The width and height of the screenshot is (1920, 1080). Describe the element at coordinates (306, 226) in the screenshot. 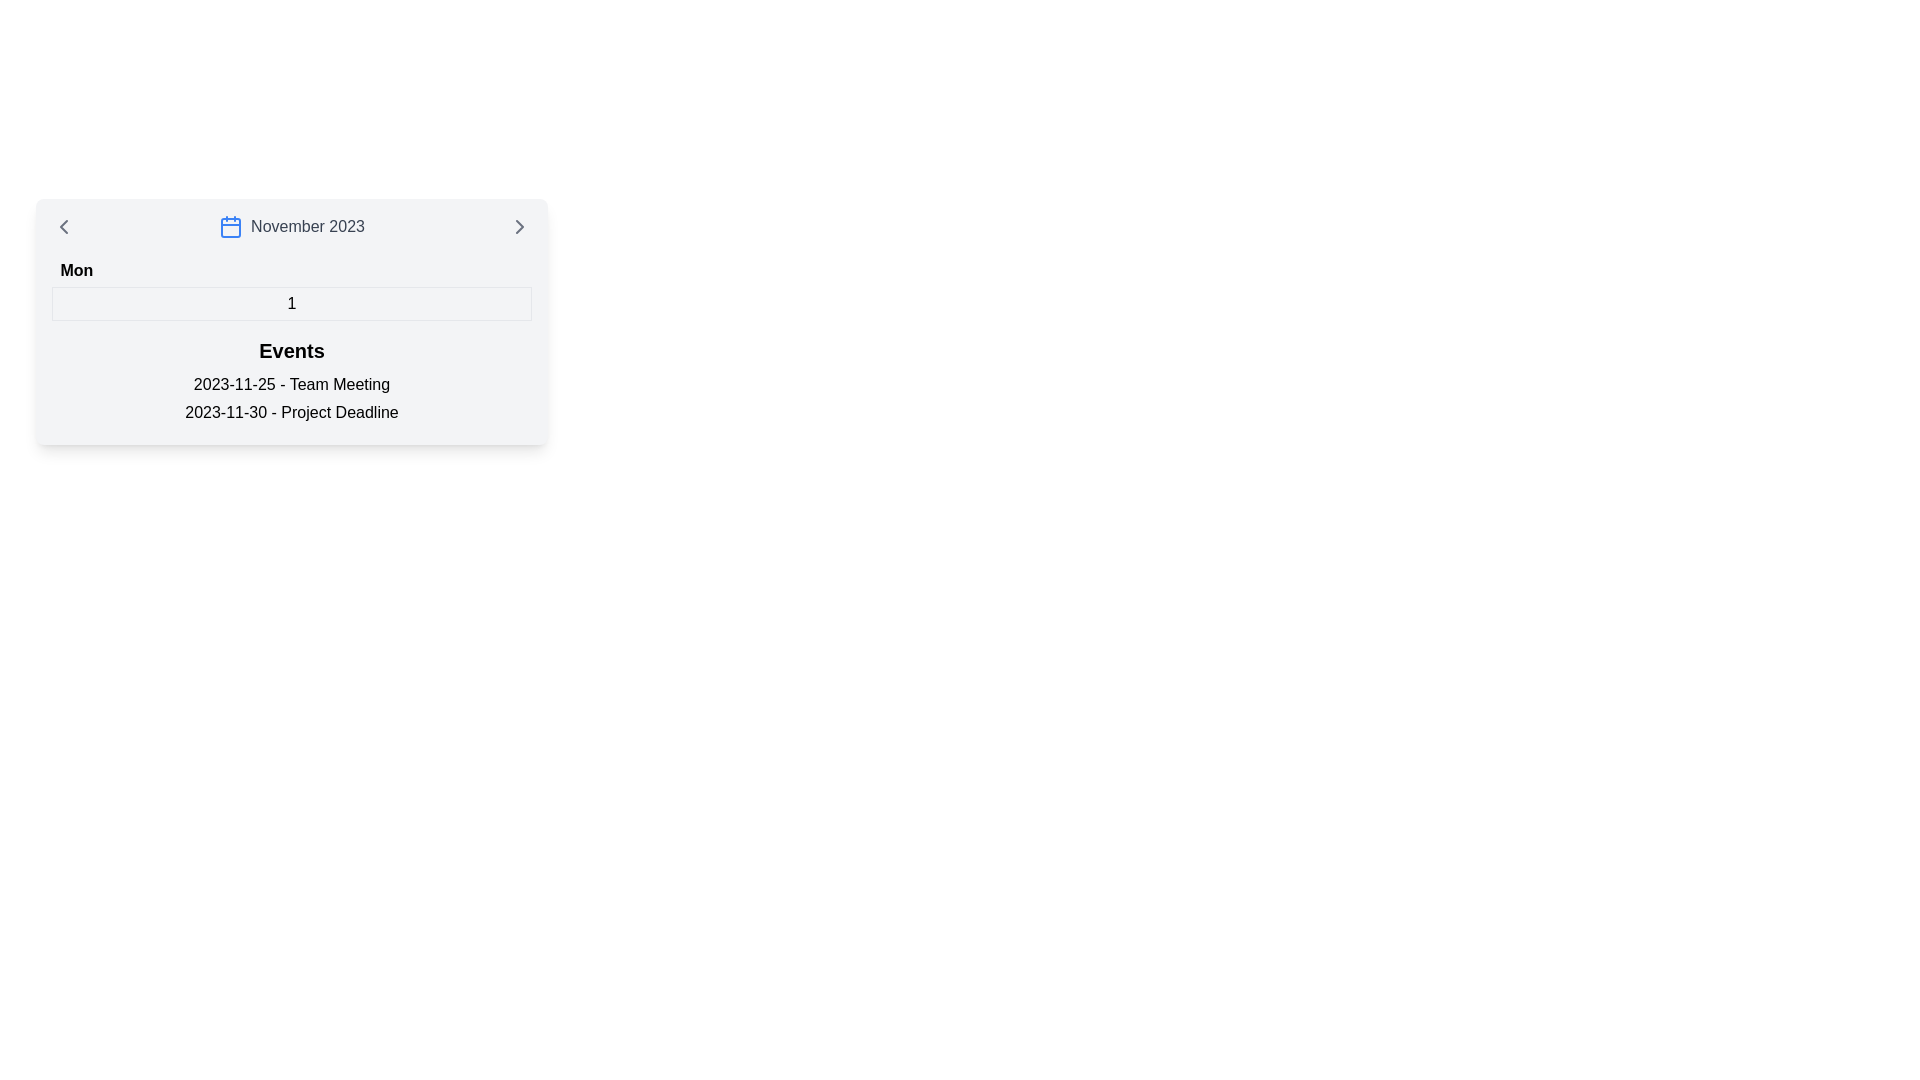

I see `the text label element displaying 'November 2023' which is located at the top section of a date selection interface, adjacent to a calendar icon` at that location.